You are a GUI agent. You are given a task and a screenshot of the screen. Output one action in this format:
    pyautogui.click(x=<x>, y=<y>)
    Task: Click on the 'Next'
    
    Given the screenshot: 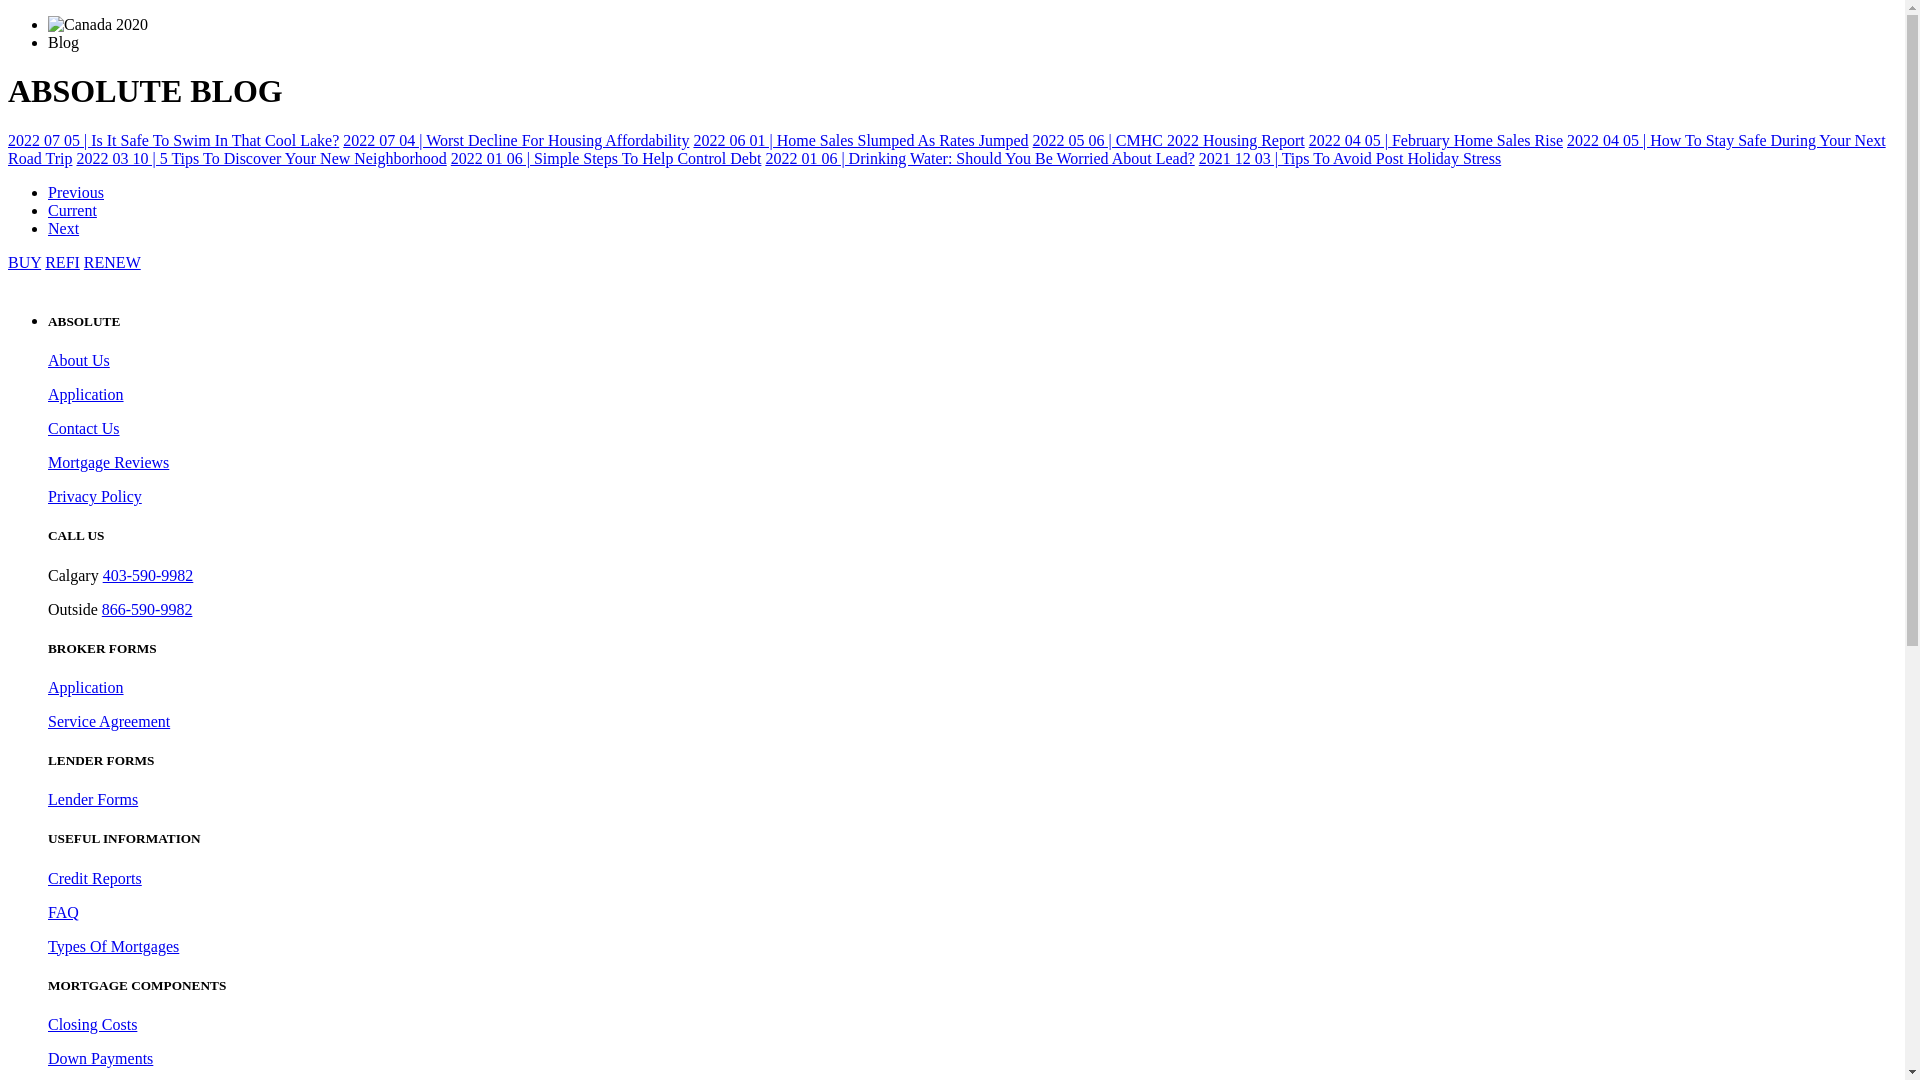 What is the action you would take?
    pyautogui.click(x=48, y=227)
    